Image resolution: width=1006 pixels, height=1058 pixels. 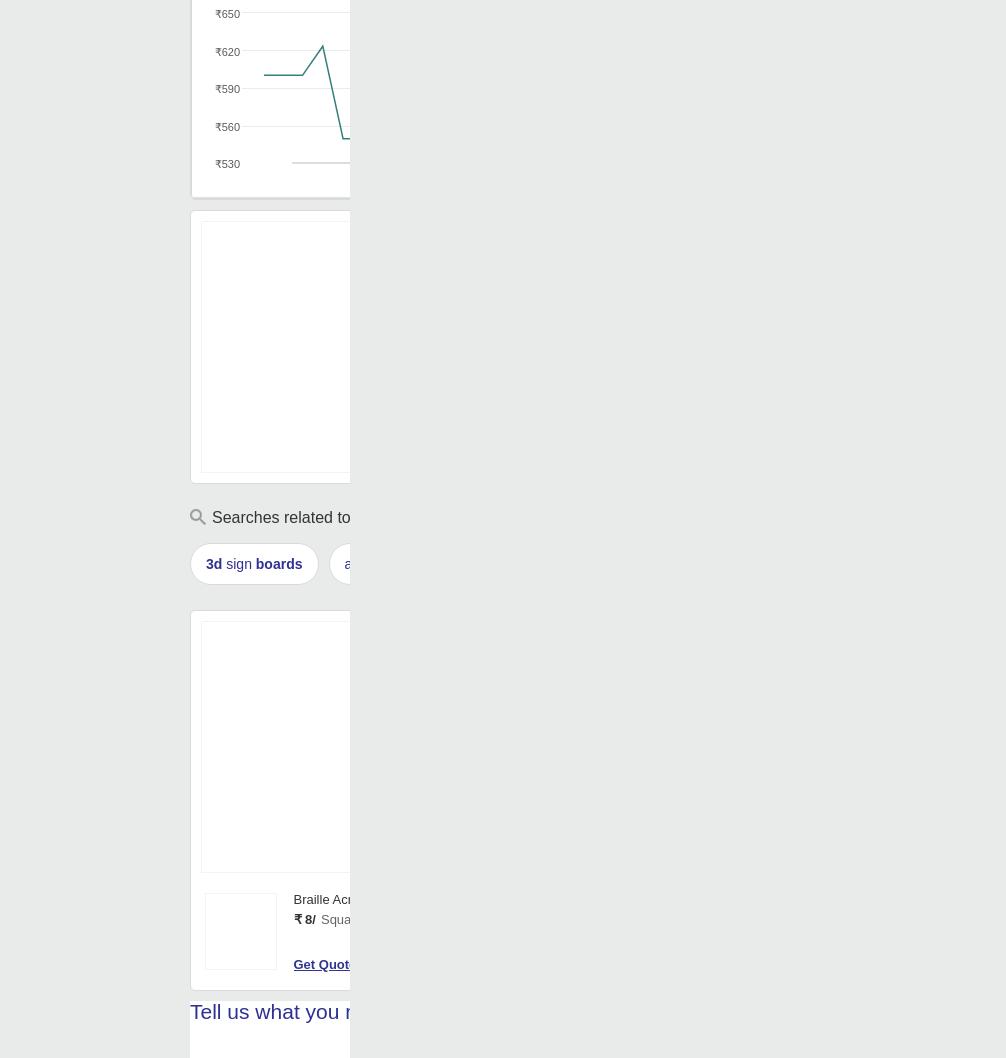 I want to click on 'acrylic board', so click(x=522, y=564).